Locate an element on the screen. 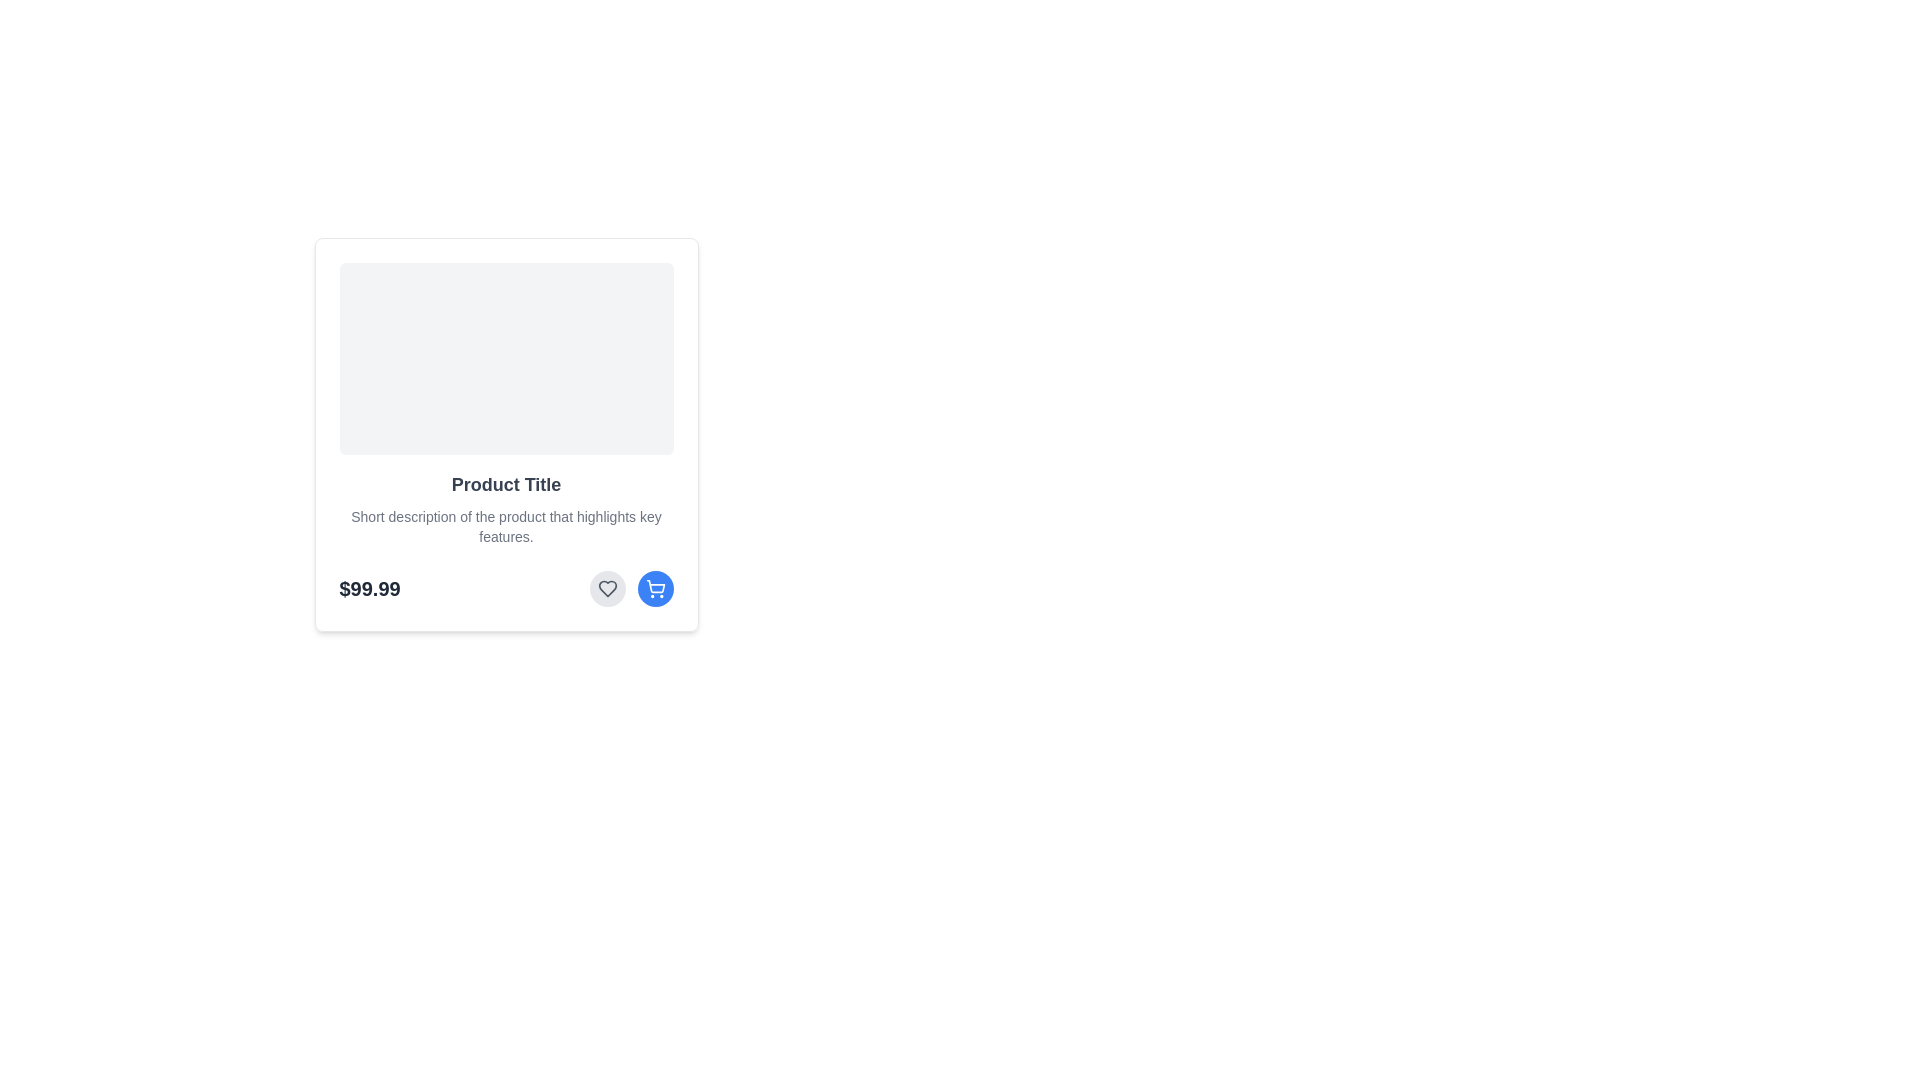 The image size is (1920, 1080). the circular gray button with a heart icon located in the bottom section of the card interface is located at coordinates (606, 588).